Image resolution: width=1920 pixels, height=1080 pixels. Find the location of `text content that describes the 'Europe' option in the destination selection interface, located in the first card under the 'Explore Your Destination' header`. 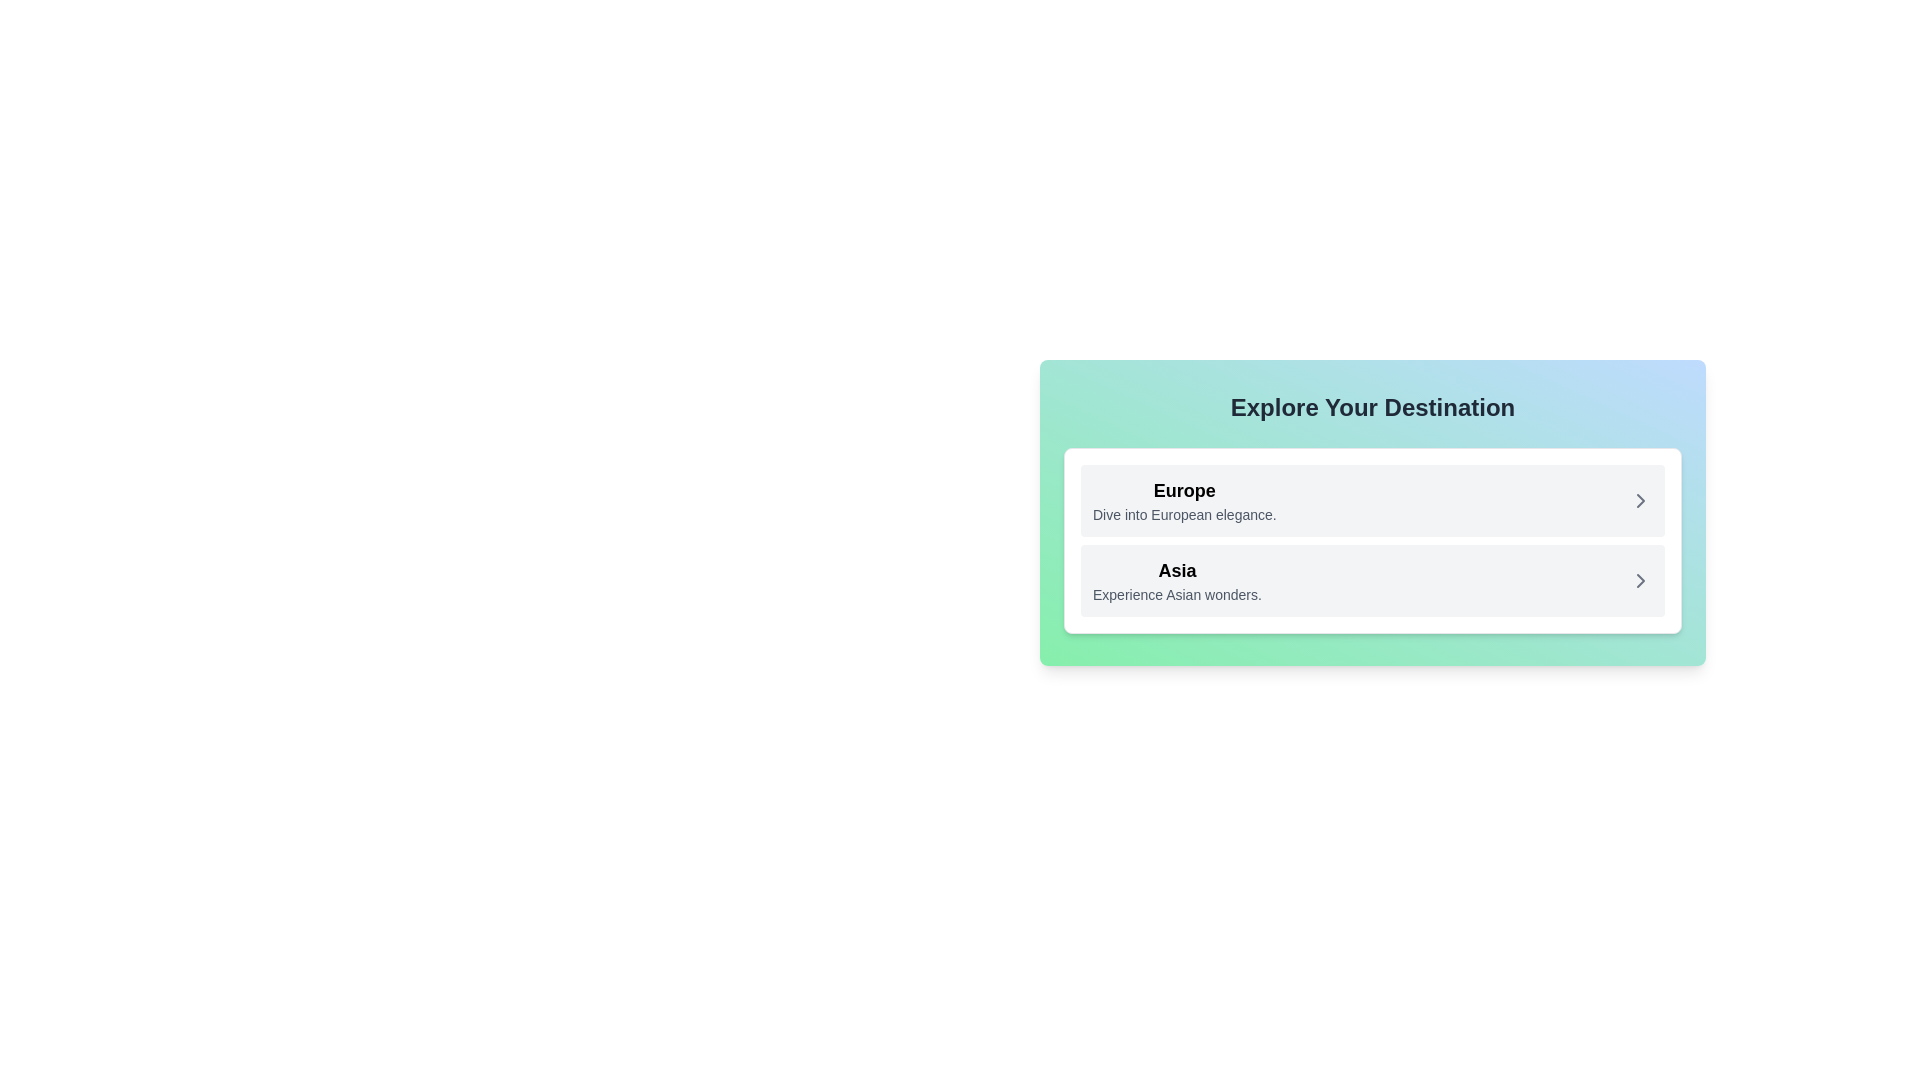

text content that describes the 'Europe' option in the destination selection interface, located in the first card under the 'Explore Your Destination' header is located at coordinates (1184, 500).